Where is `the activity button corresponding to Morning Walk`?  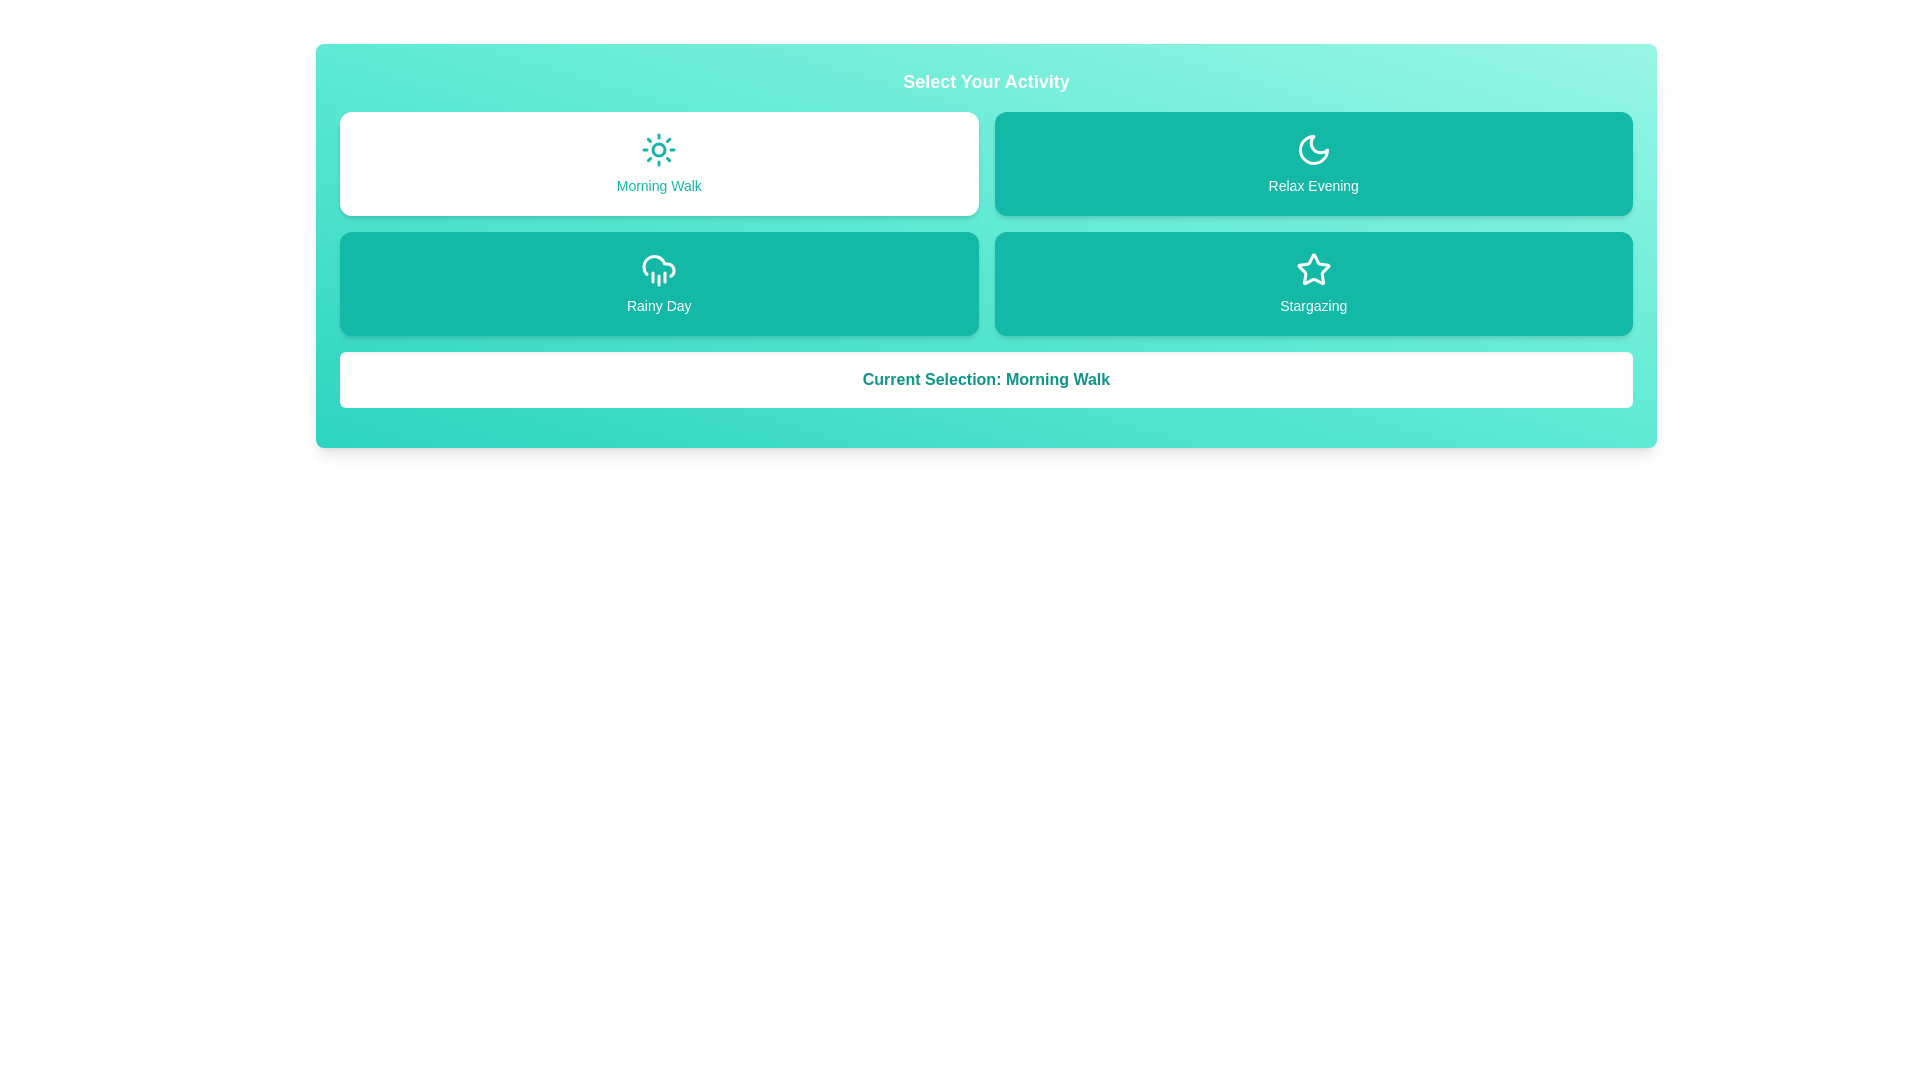 the activity button corresponding to Morning Walk is located at coordinates (659, 163).